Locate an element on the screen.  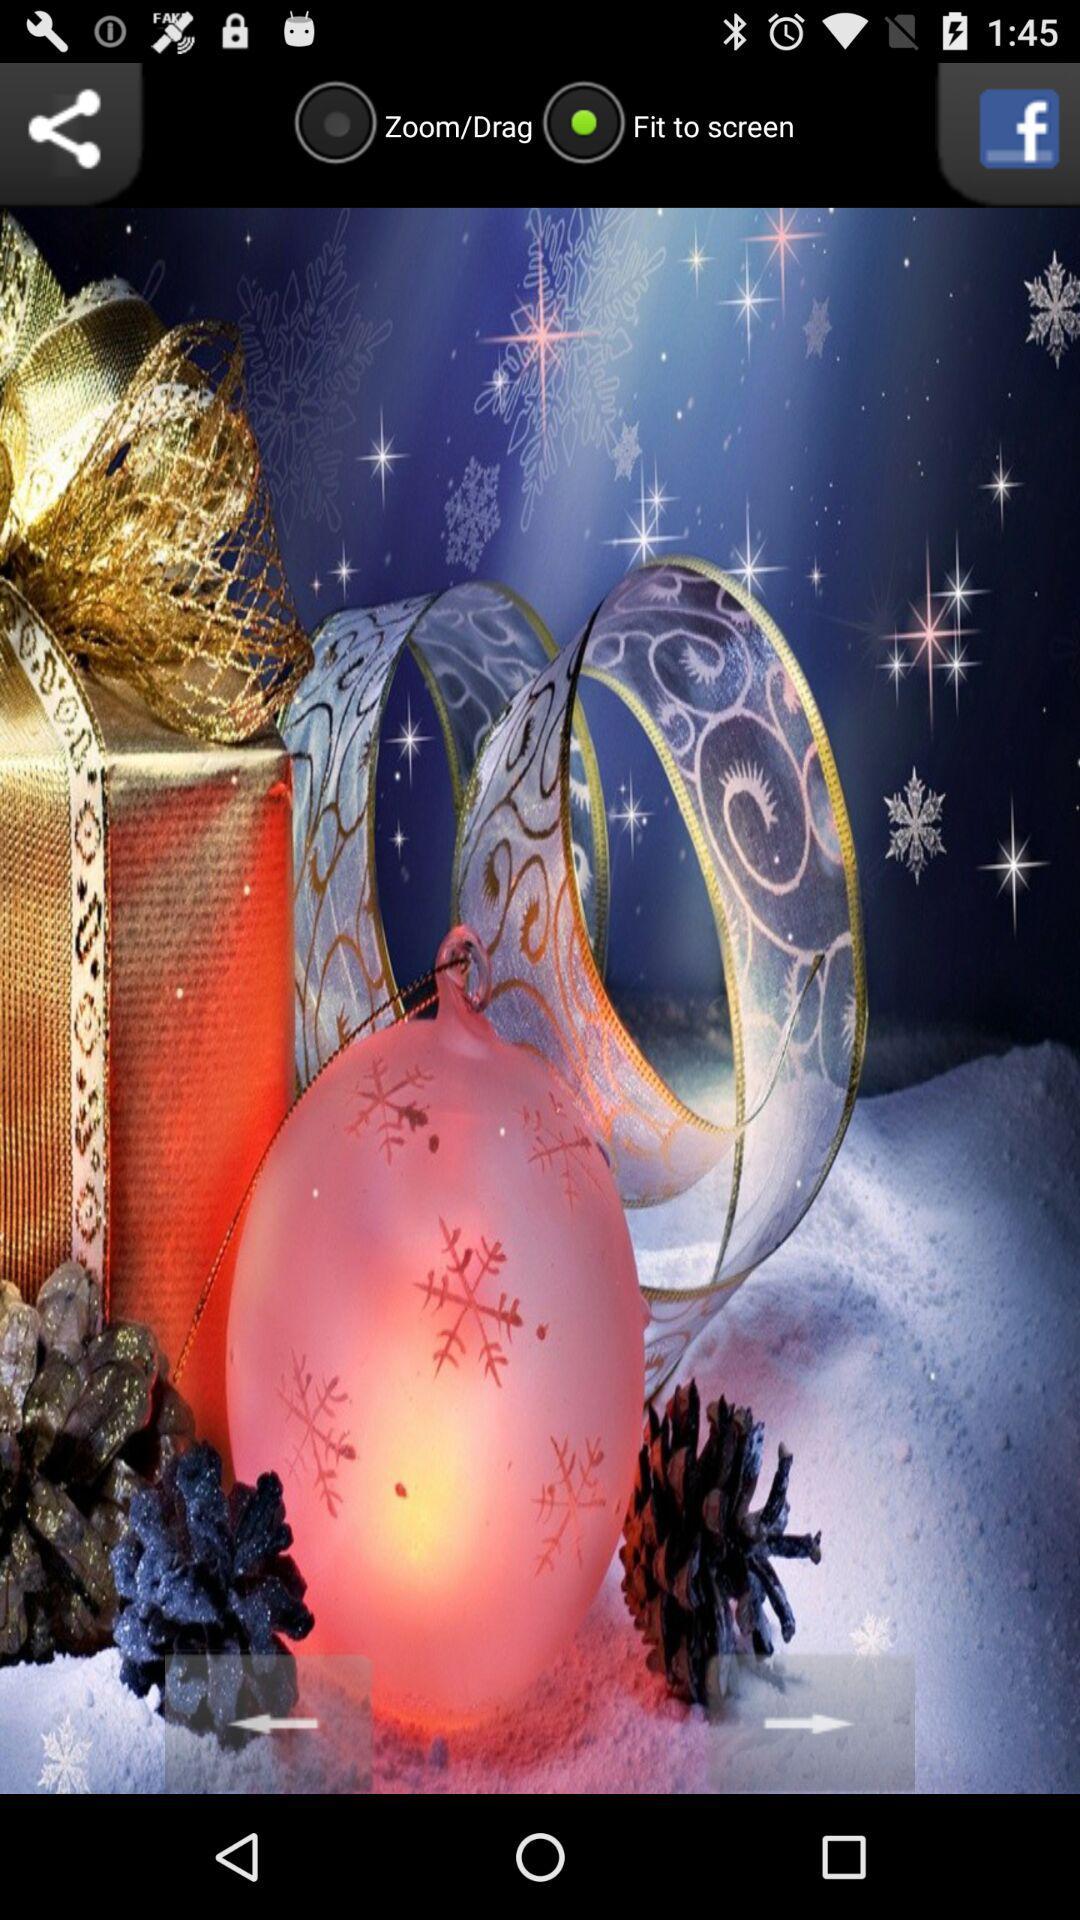
go back is located at coordinates (270, 1720).